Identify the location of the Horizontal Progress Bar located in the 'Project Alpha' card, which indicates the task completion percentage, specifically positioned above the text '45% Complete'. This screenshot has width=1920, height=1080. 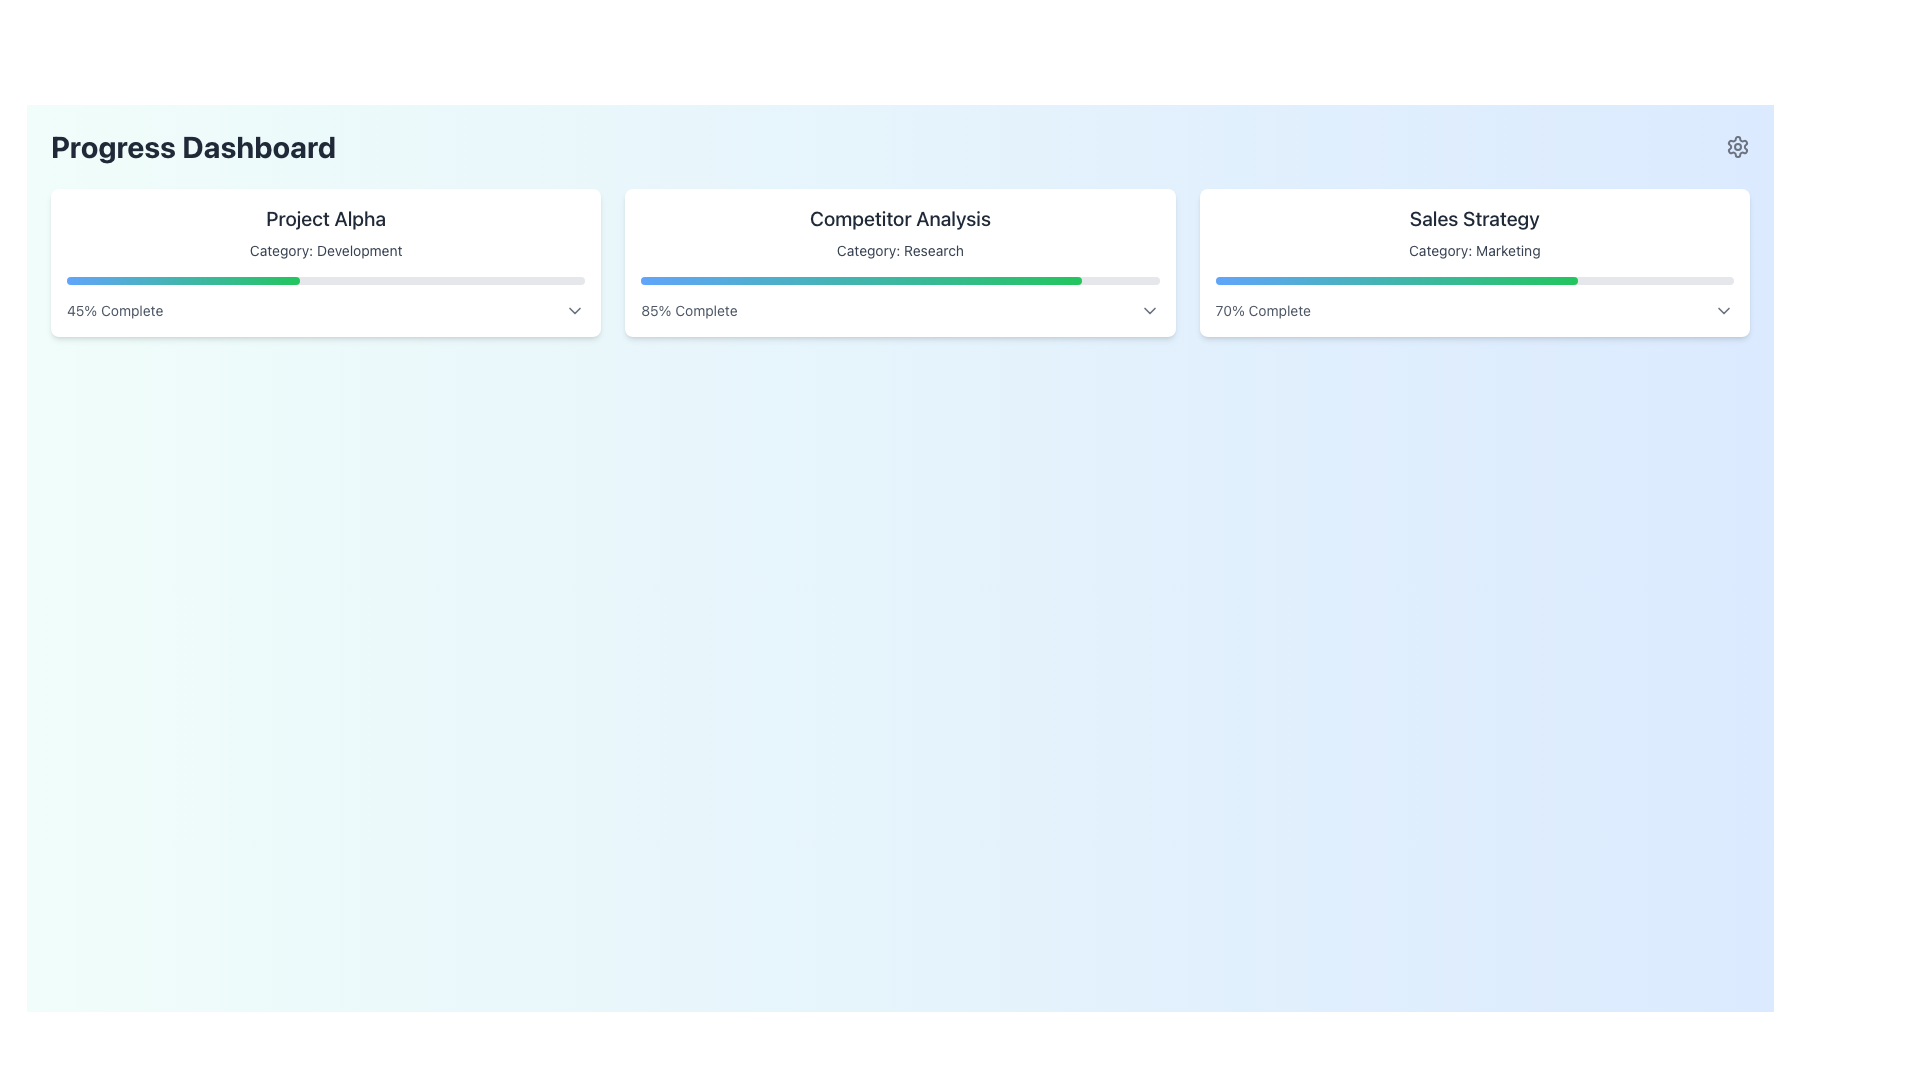
(326, 281).